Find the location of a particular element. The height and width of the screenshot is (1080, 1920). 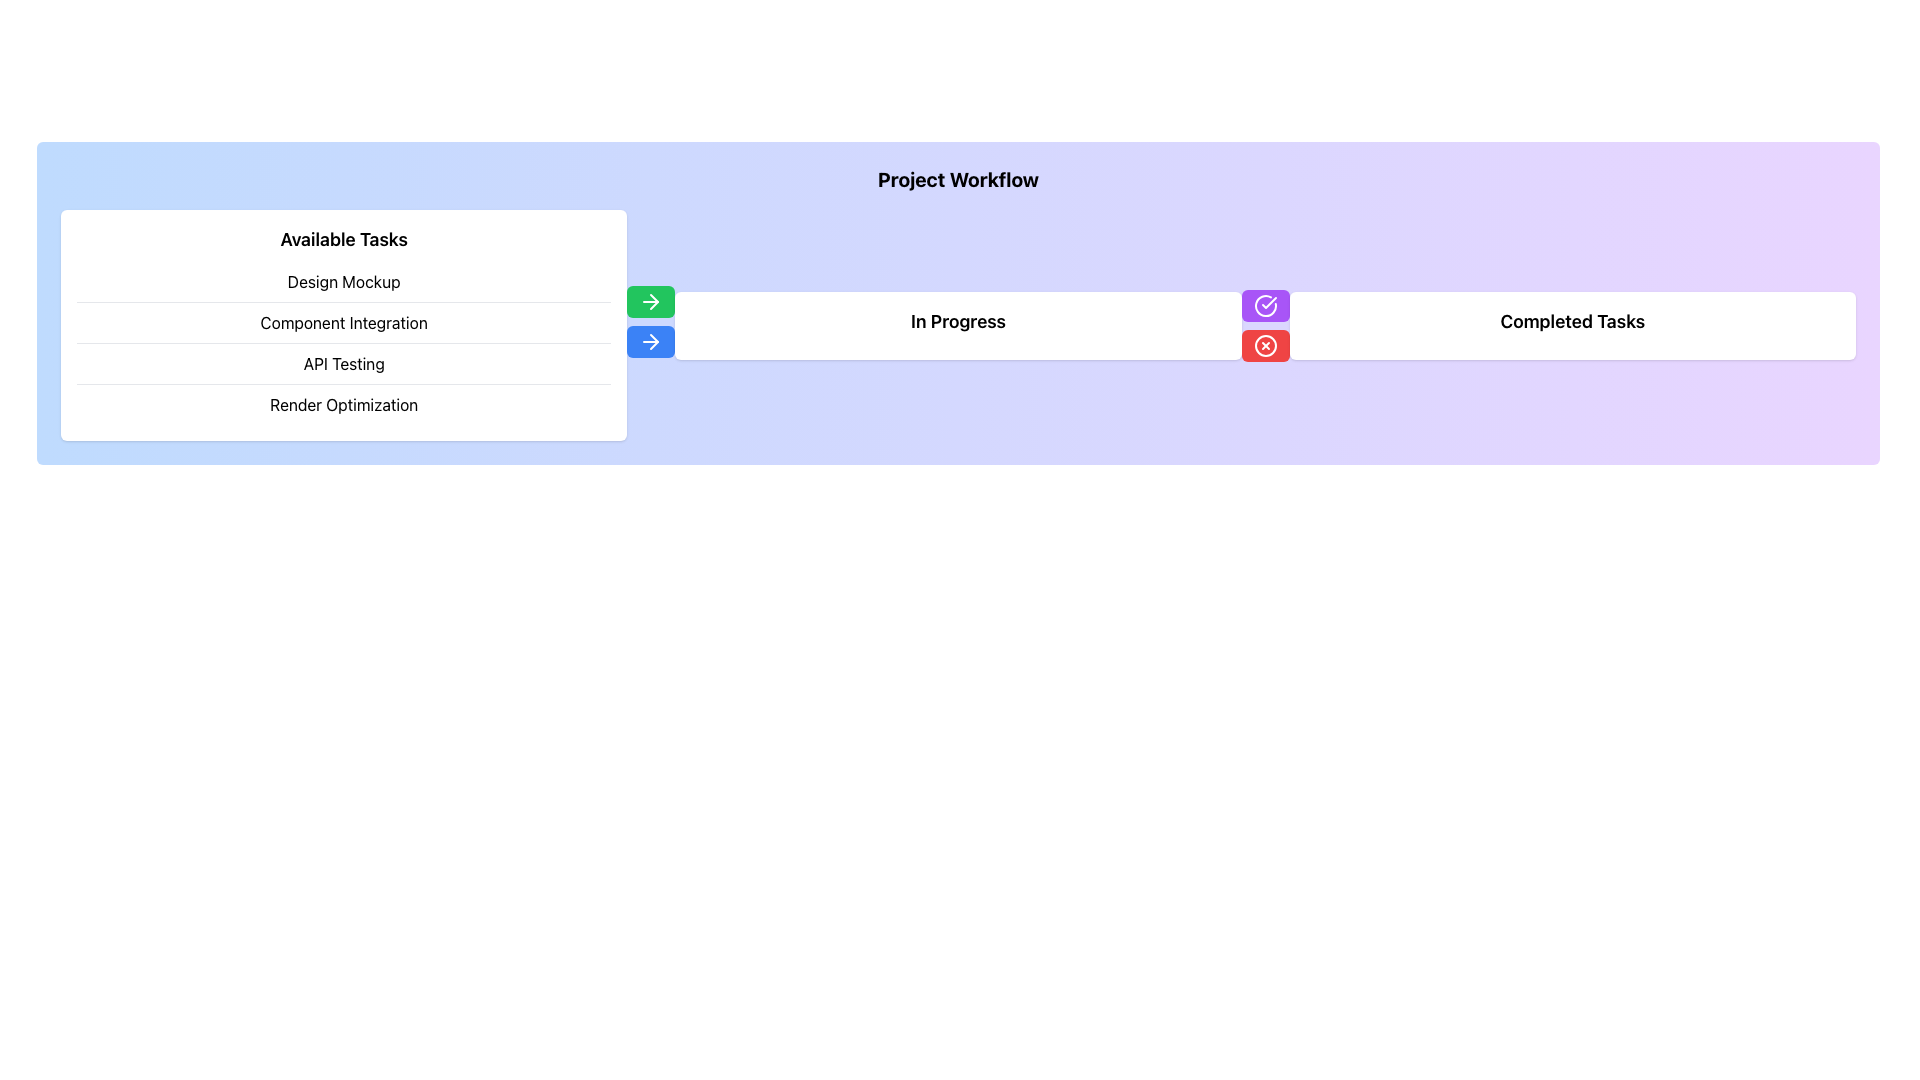

the Text label that serves as the title or header for the list of tasks below it, located within a white, bordered box at the top-left of the main interface is located at coordinates (344, 238).